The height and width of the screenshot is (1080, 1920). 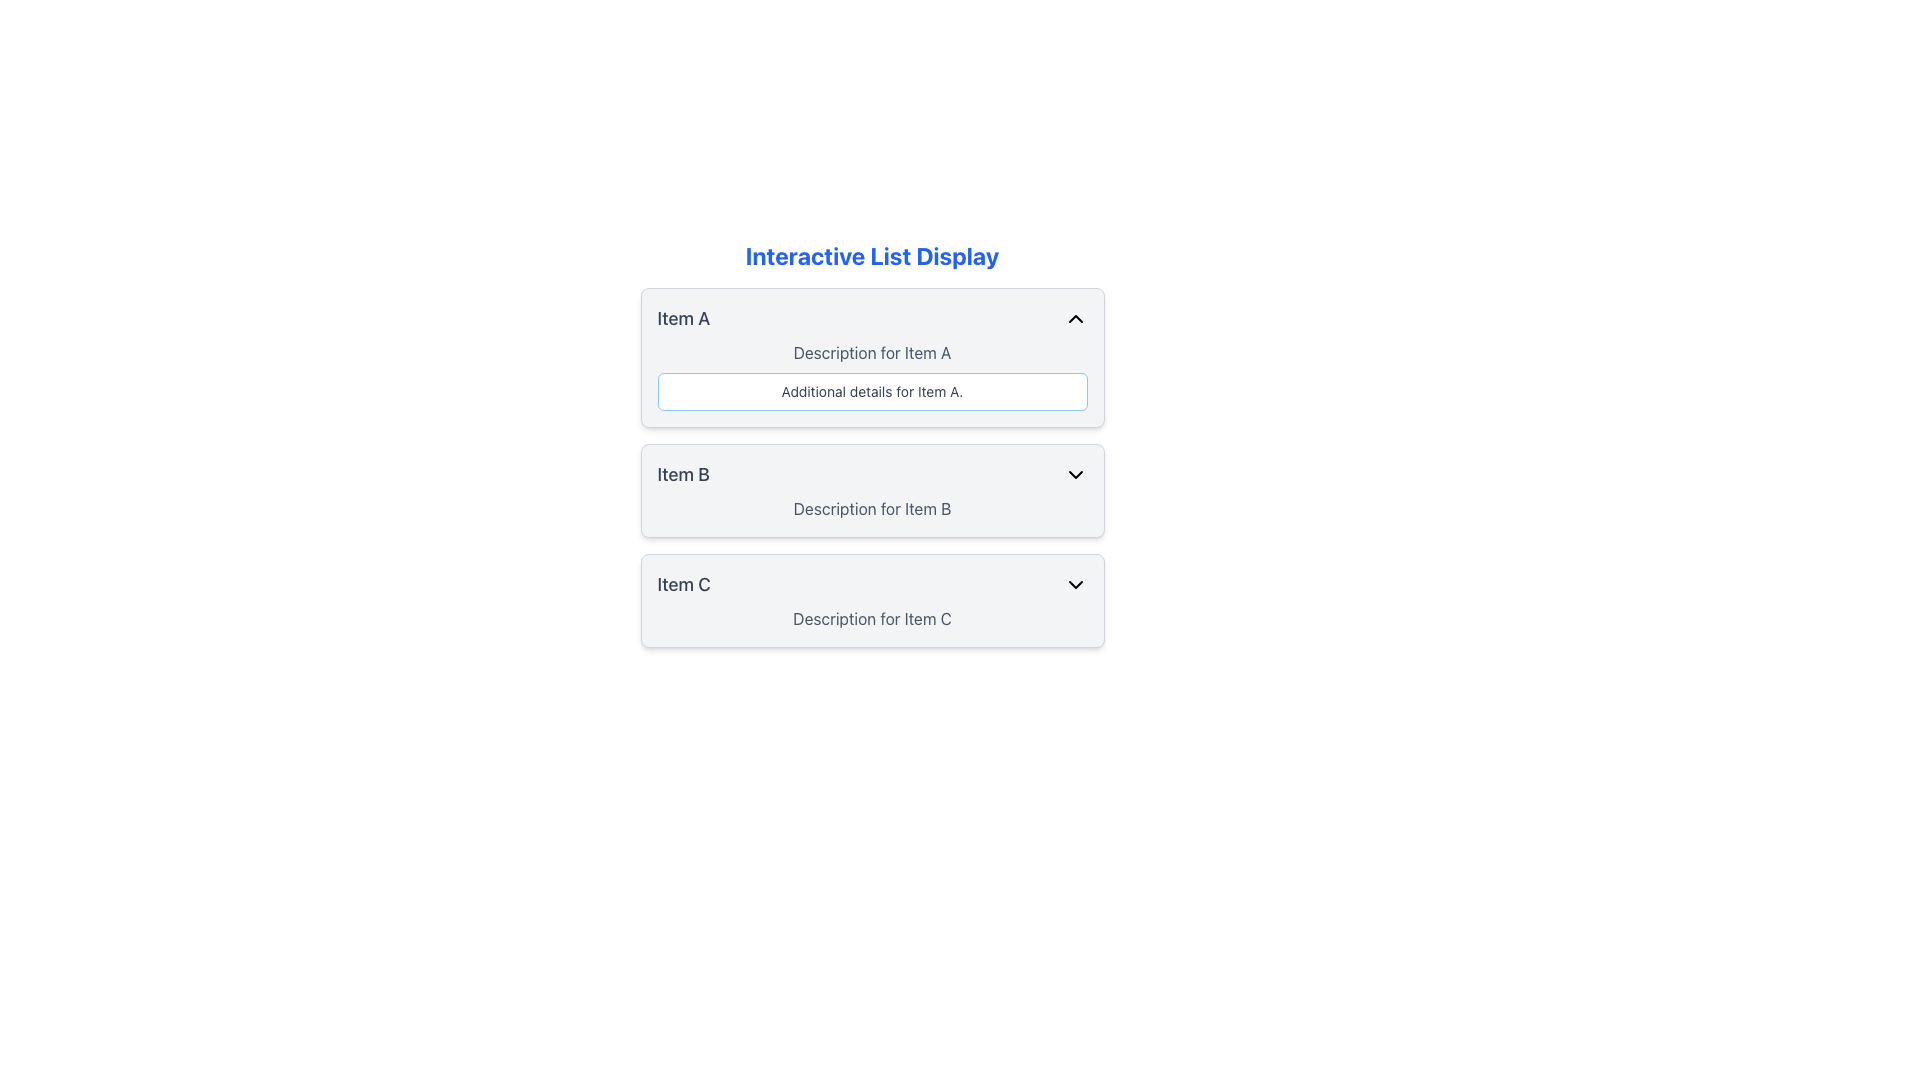 I want to click on the List Item Section that contains content related to 'Item B', which is located between 'Item A' and 'Item C', so click(x=872, y=490).